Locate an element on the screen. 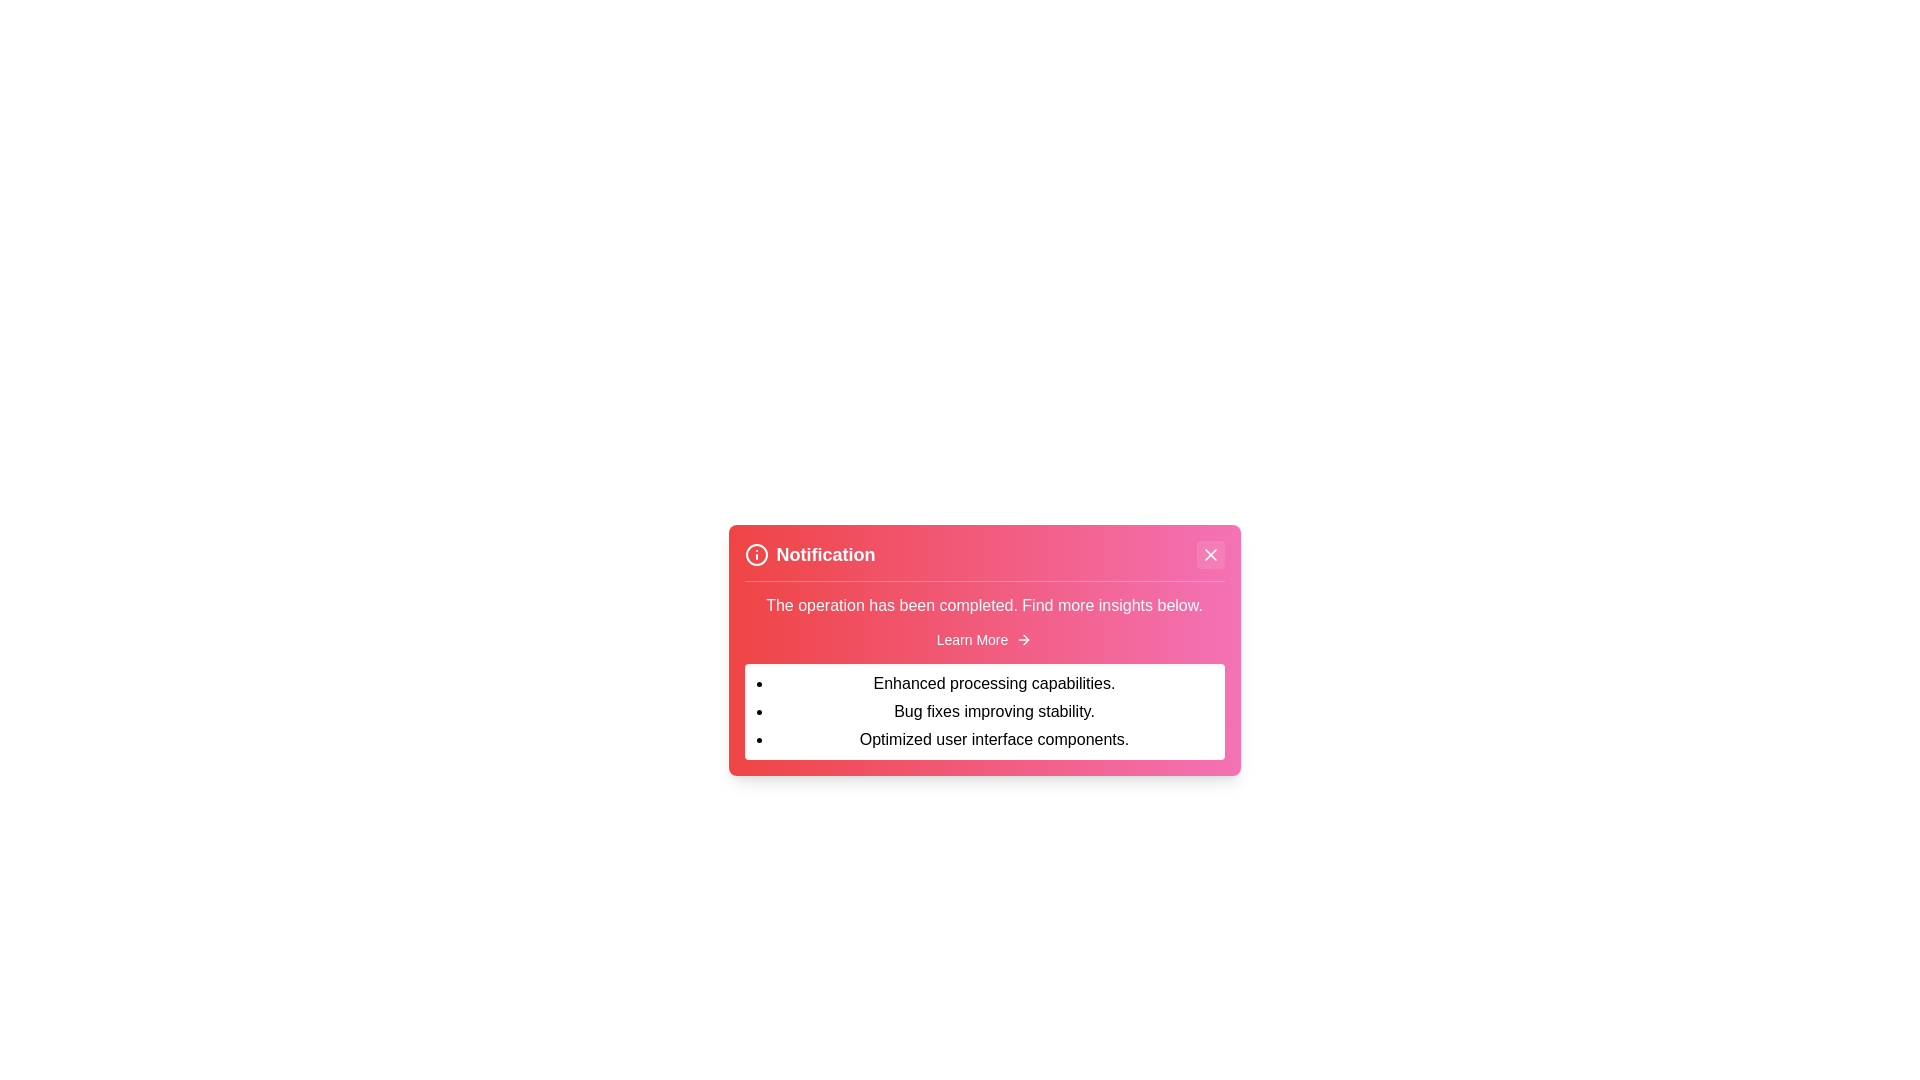 The width and height of the screenshot is (1920, 1080). close button to dismiss the alert is located at coordinates (1209, 555).